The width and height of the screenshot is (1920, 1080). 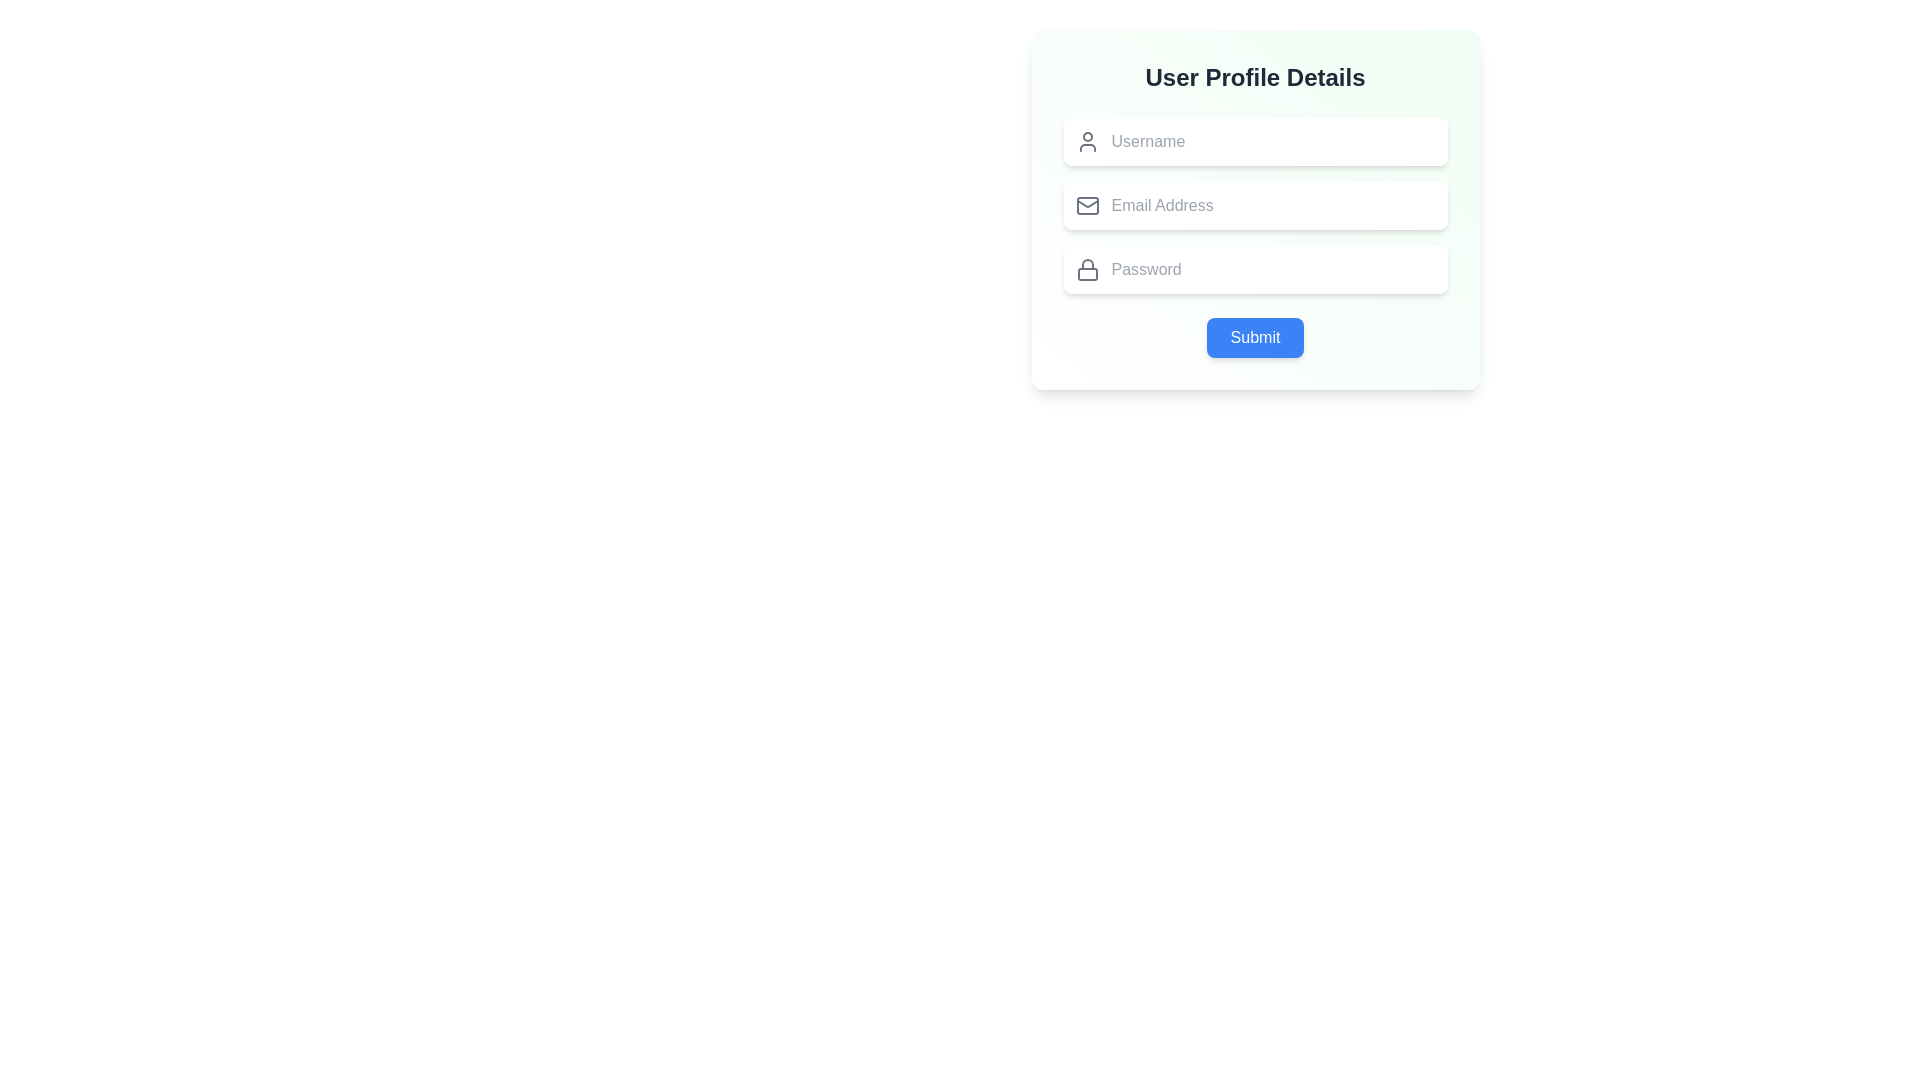 I want to click on the submit button located below the input fields for username, email, and password in the user profile details form to change its color, so click(x=1254, y=337).